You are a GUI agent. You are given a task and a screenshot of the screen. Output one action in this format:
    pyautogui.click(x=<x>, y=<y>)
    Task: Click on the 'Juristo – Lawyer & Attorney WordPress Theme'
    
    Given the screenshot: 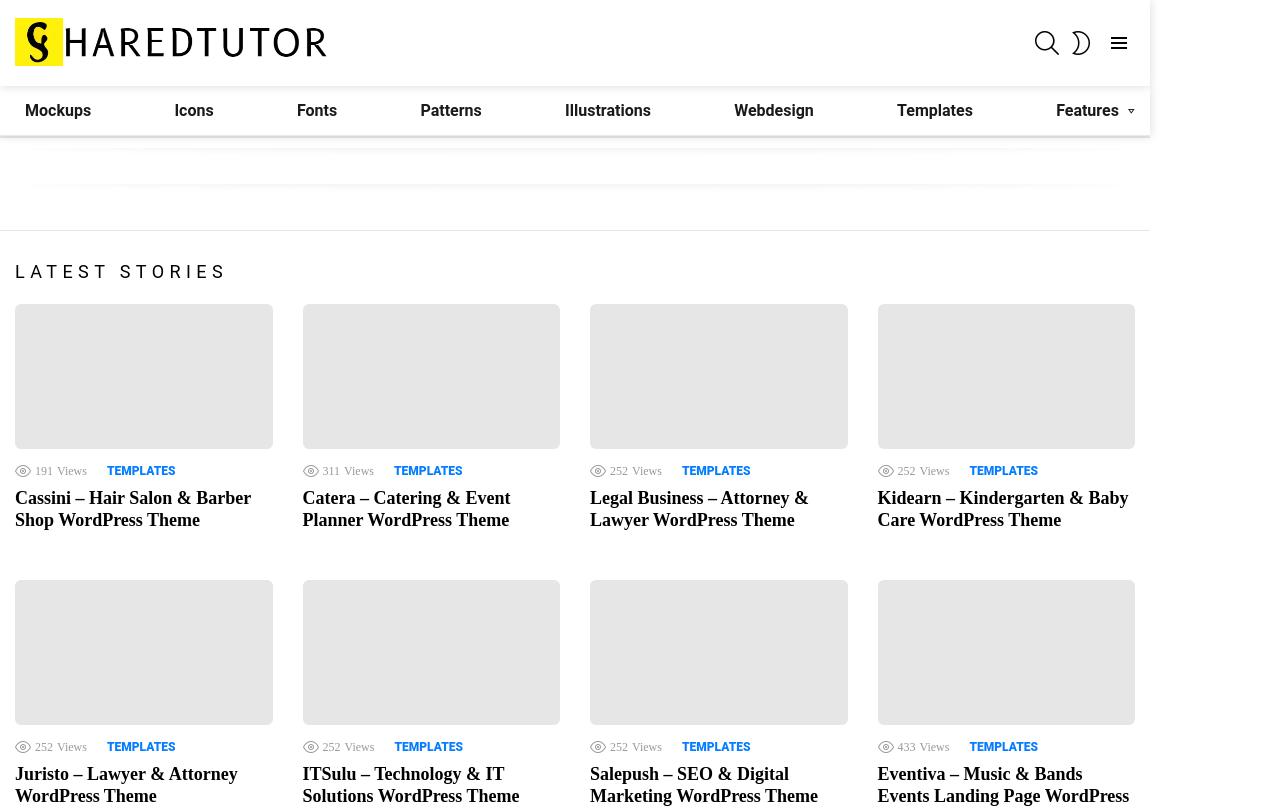 What is the action you would take?
    pyautogui.click(x=126, y=783)
    